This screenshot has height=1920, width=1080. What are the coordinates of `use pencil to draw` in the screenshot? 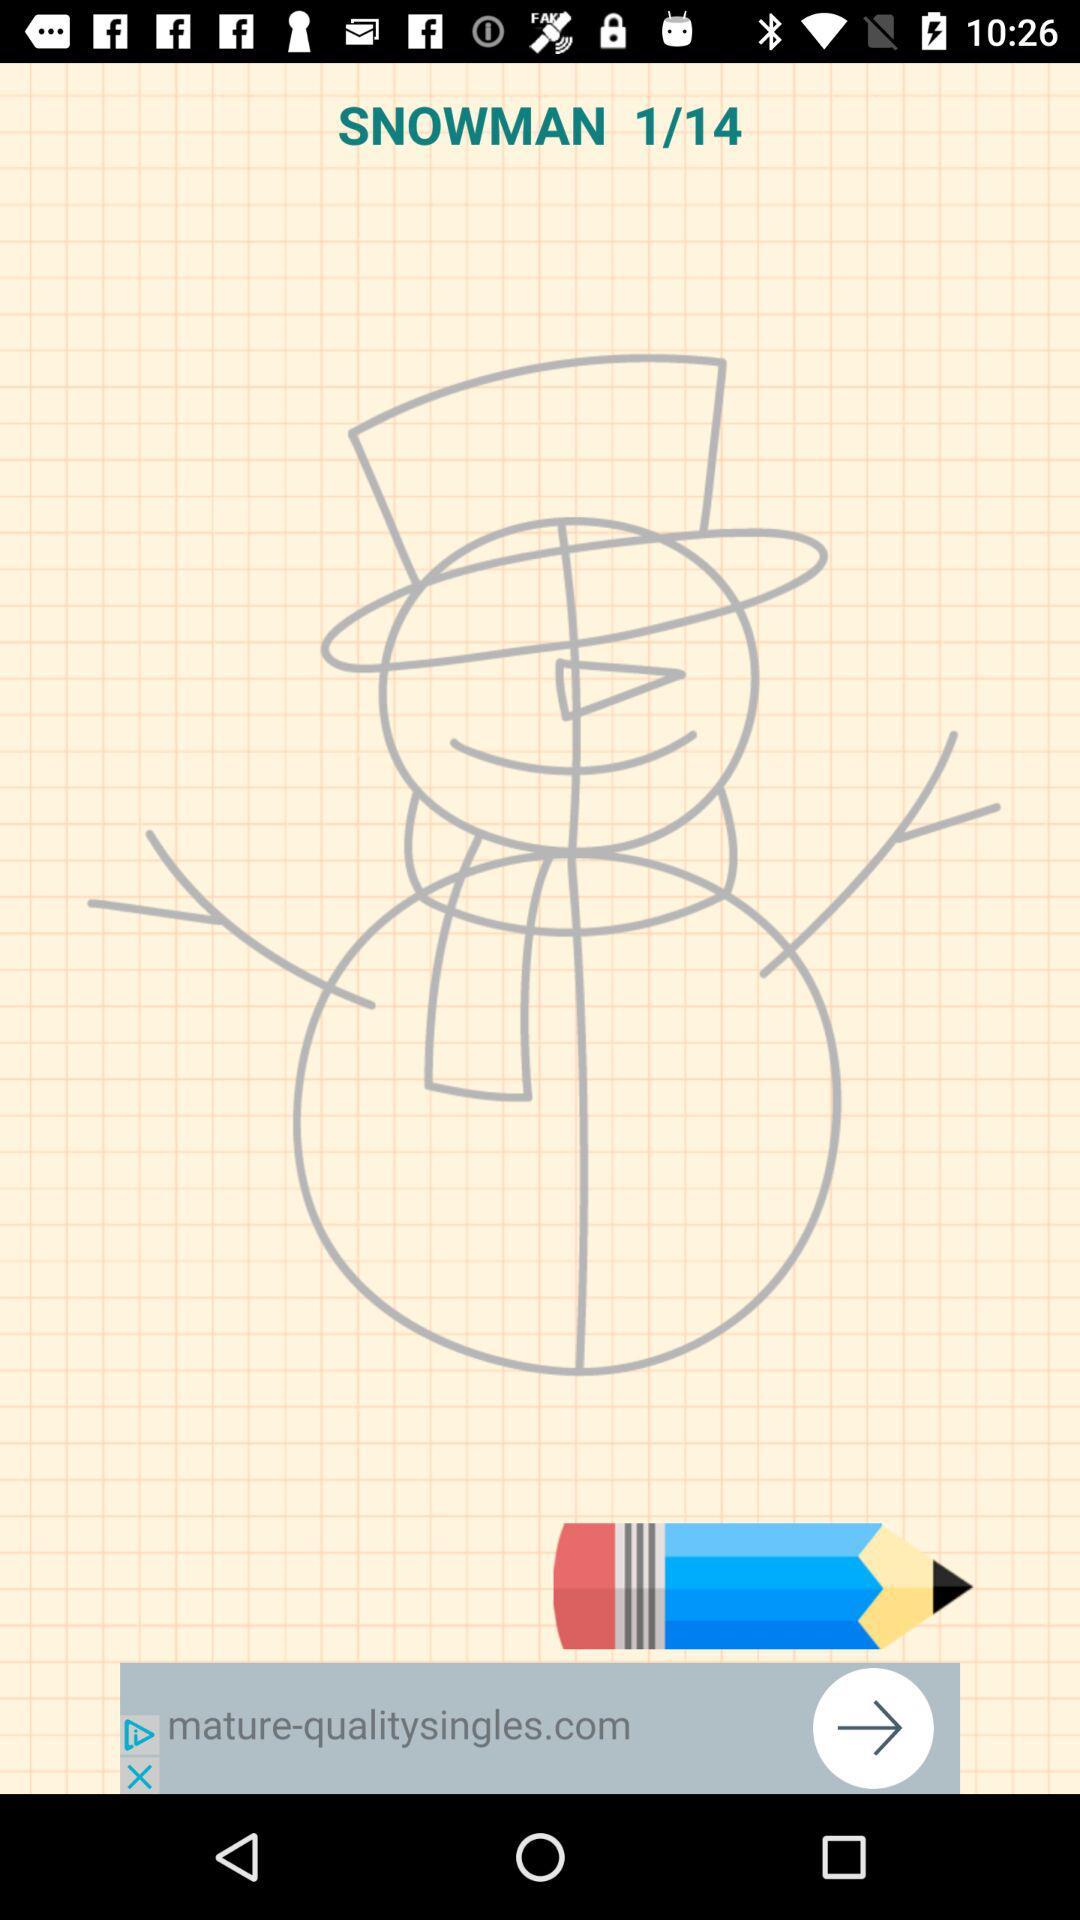 It's located at (763, 1585).